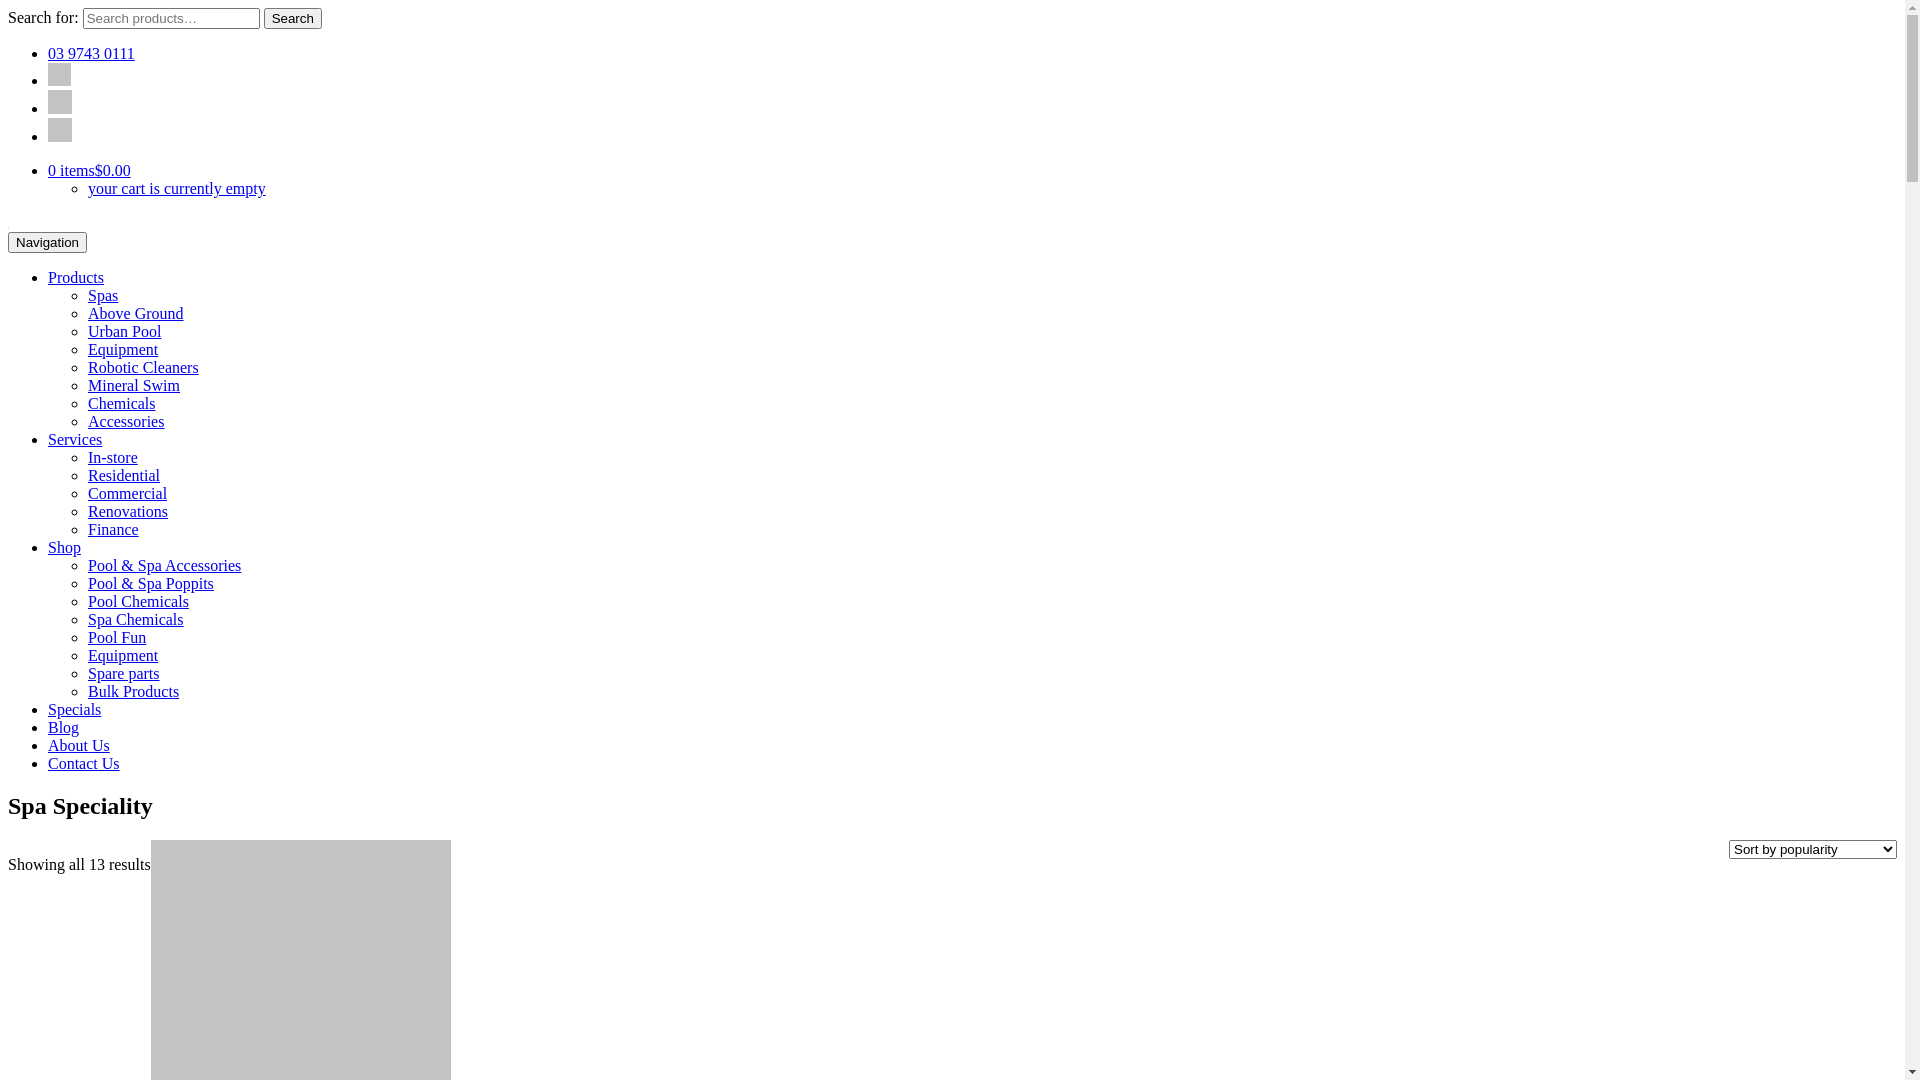 The image size is (1920, 1080). What do you see at coordinates (86, 330) in the screenshot?
I see `'Urban Pool'` at bounding box center [86, 330].